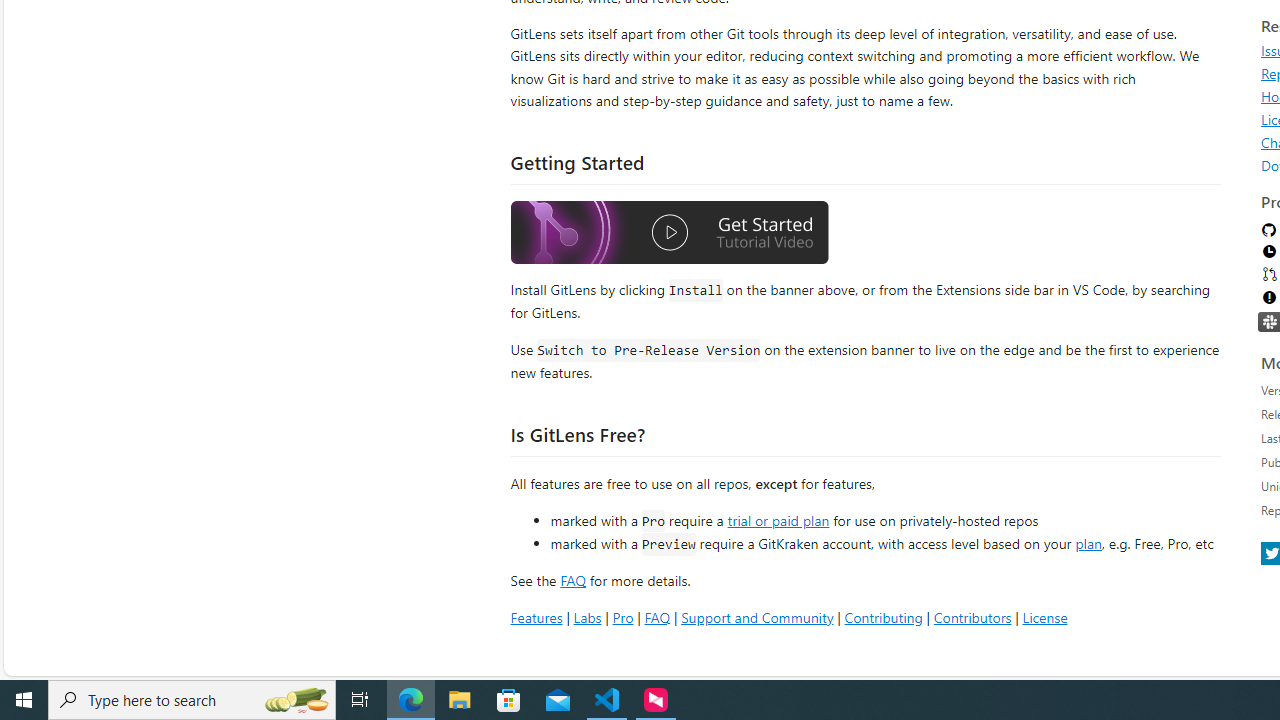 The height and width of the screenshot is (720, 1280). I want to click on 'FAQ', so click(657, 616).